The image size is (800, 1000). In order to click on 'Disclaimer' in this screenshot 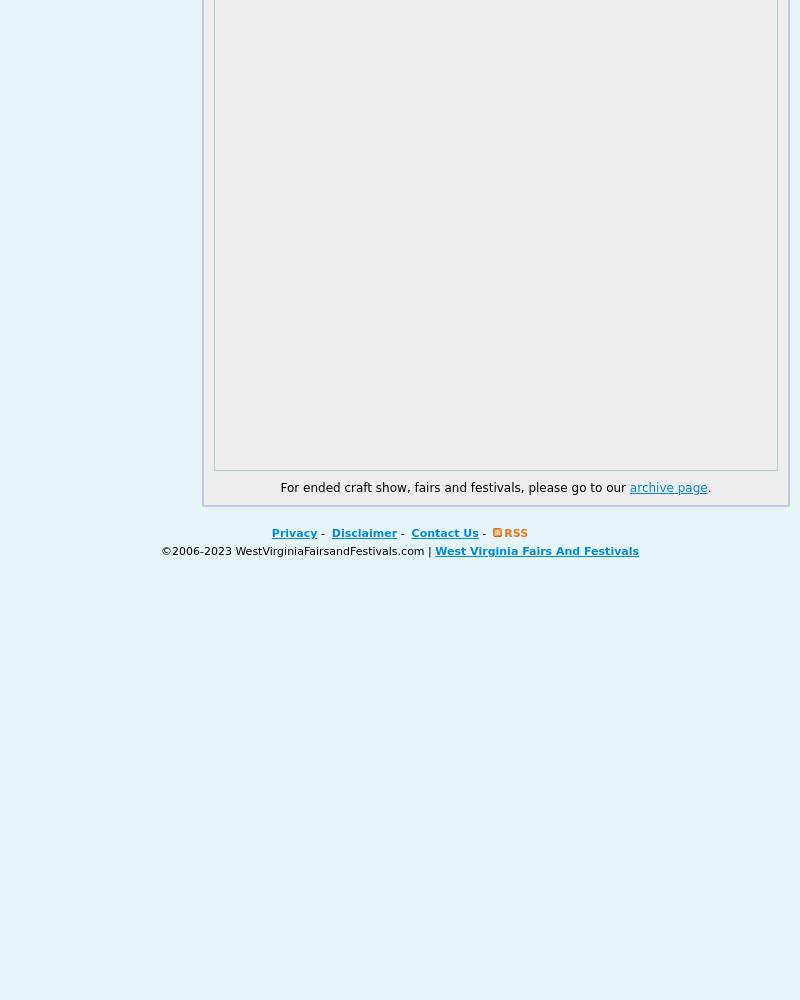, I will do `click(364, 533)`.